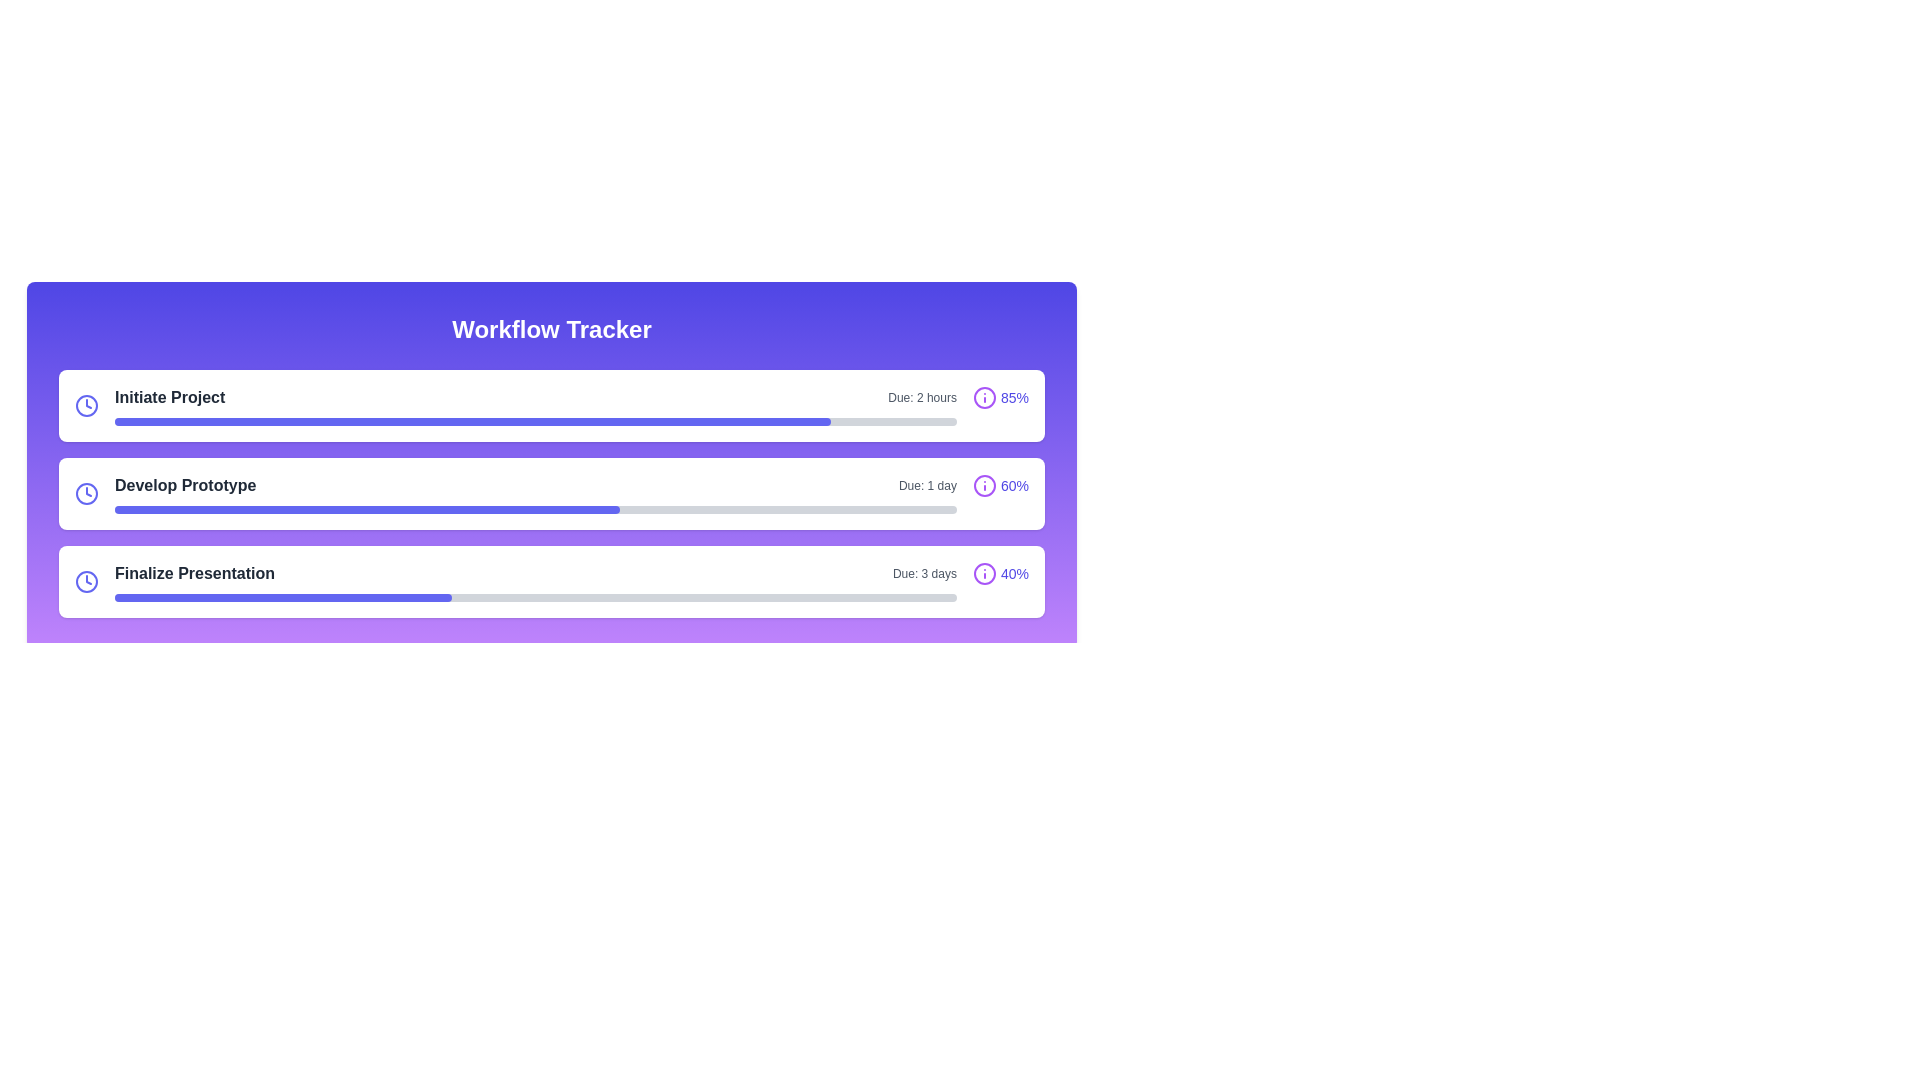  Describe the element at coordinates (170, 397) in the screenshot. I see `the bold text label 'Initiate Project' which is prominently displayed in dark gray color within the first card of a vertical stack of project names` at that location.